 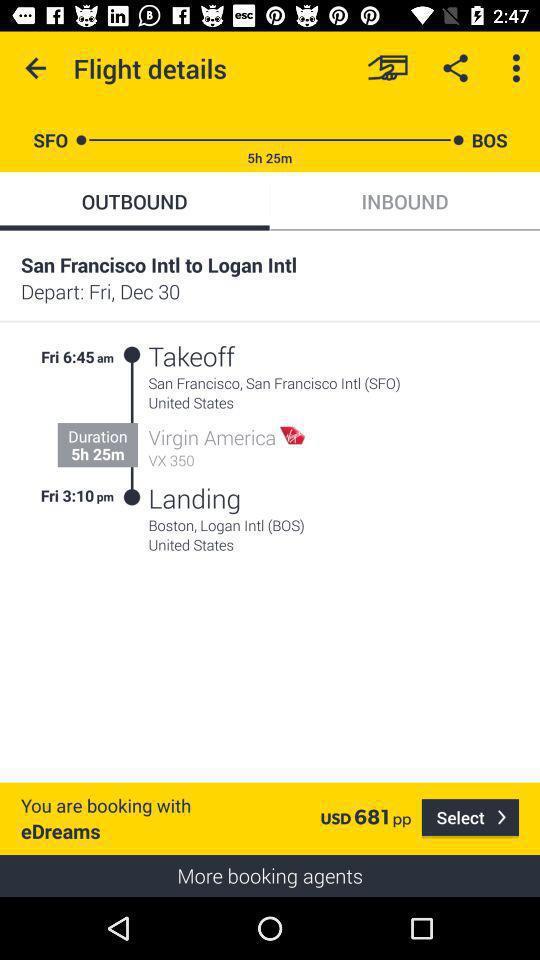 I want to click on the icon above vx 350 item, so click(x=211, y=437).